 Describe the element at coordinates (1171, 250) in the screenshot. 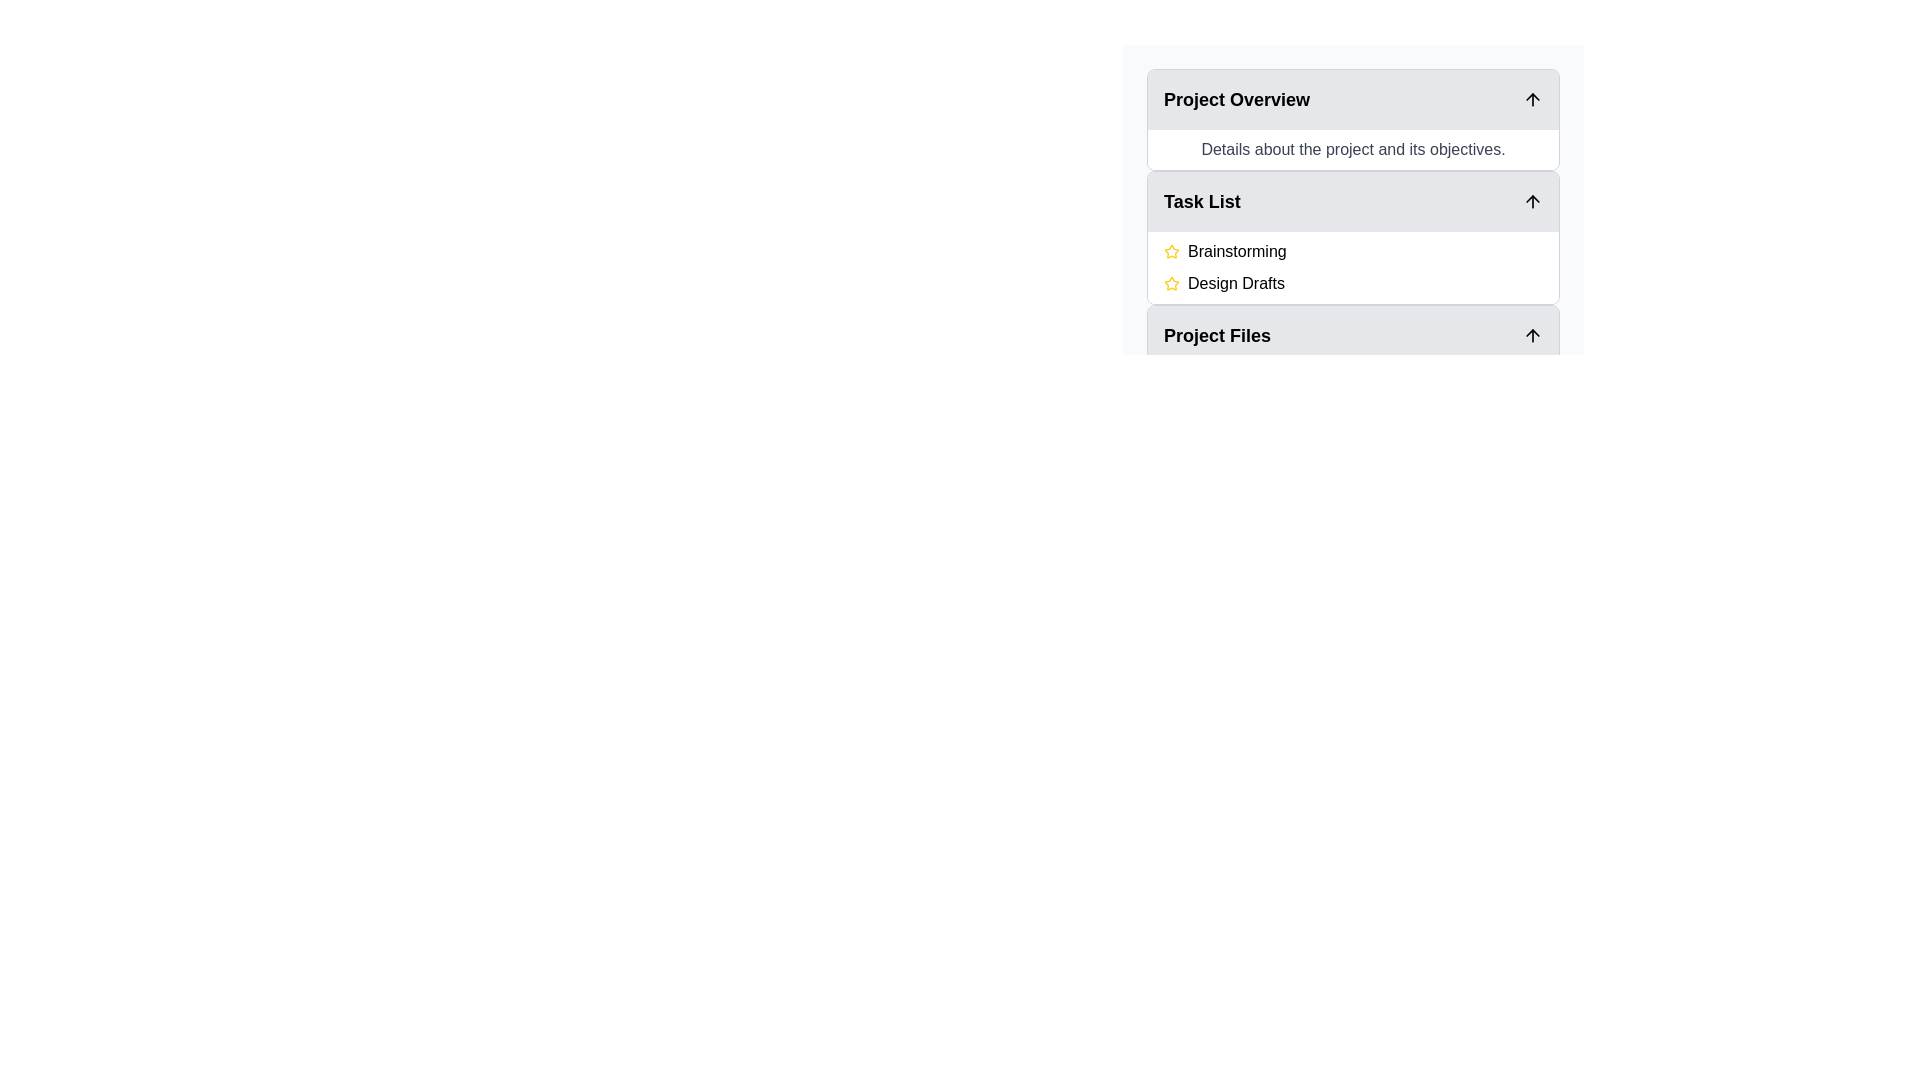

I see `the star icon representing the rating or importance marker for the 'Brainstorming' task item, which is located to the left of the text in the task list` at that location.